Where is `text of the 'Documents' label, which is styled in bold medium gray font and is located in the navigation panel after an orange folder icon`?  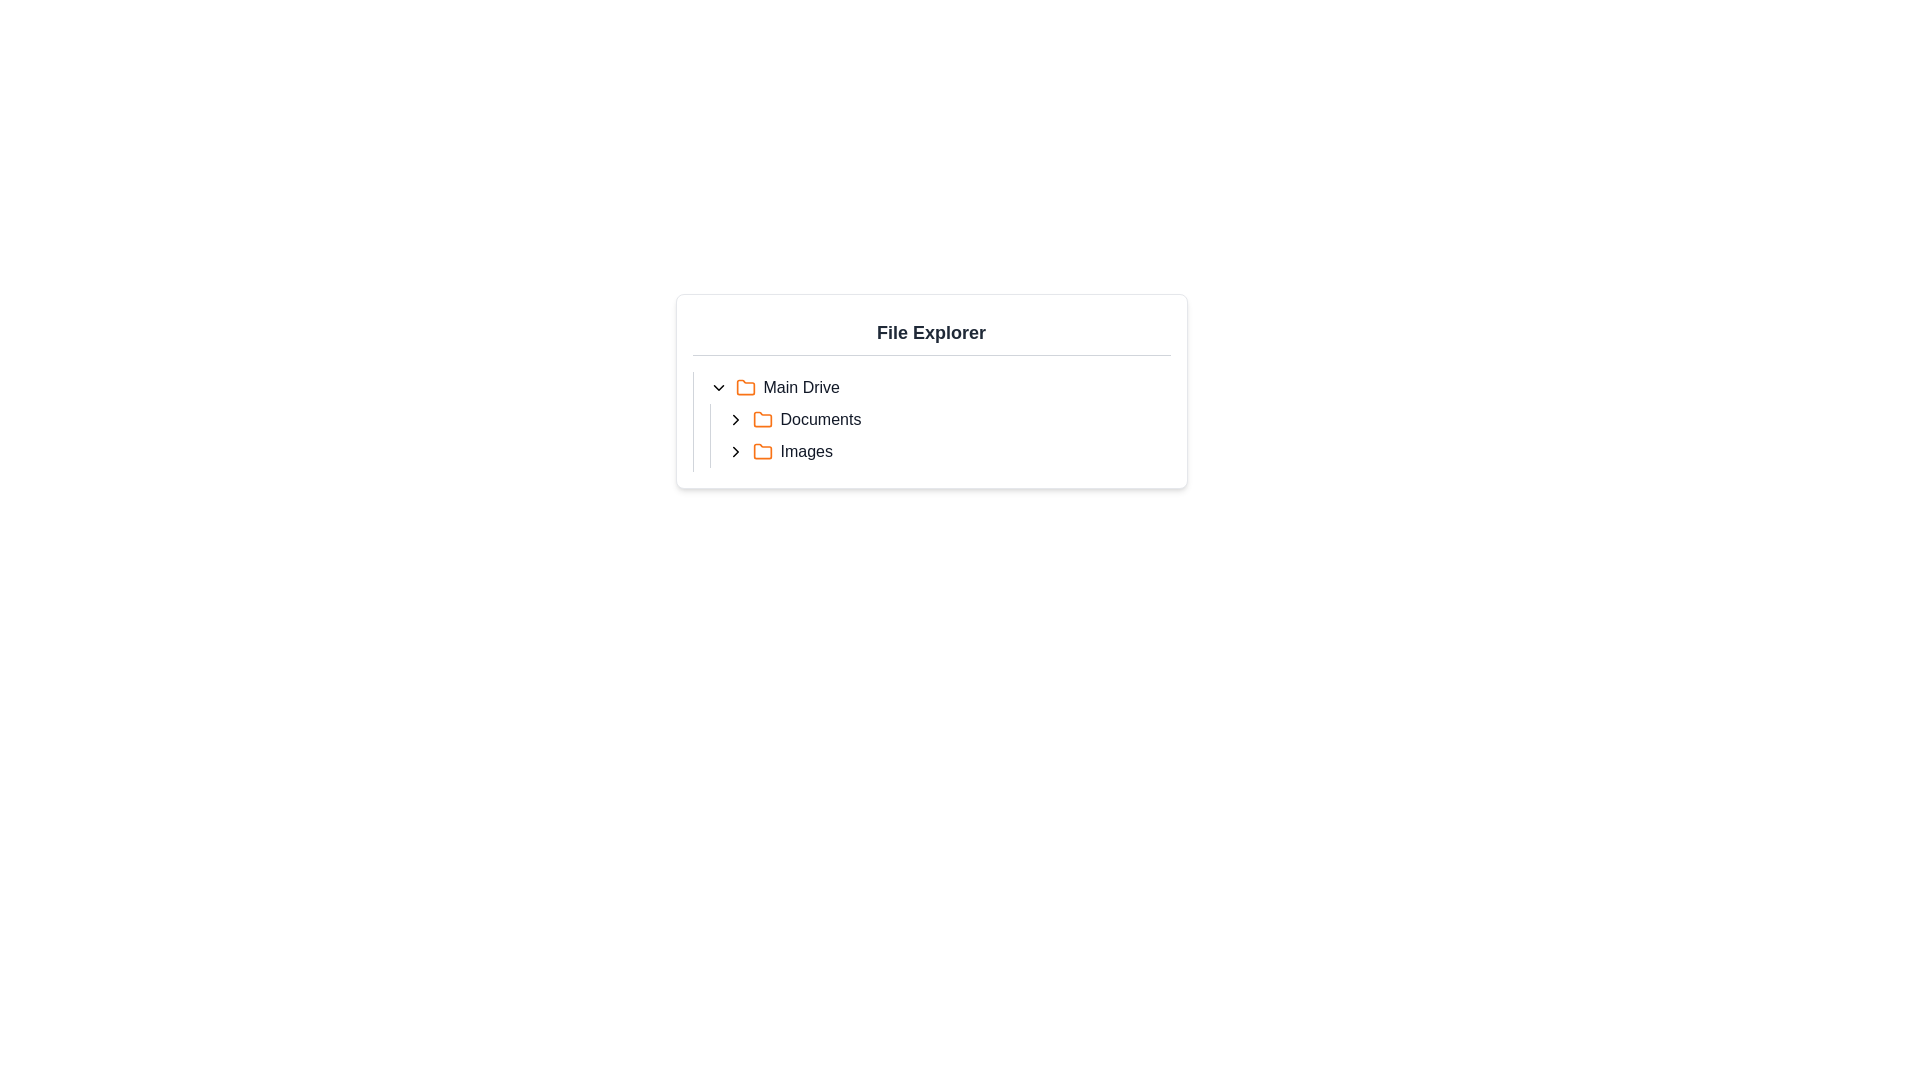
text of the 'Documents' label, which is styled in bold medium gray font and is located in the navigation panel after an orange folder icon is located at coordinates (820, 419).